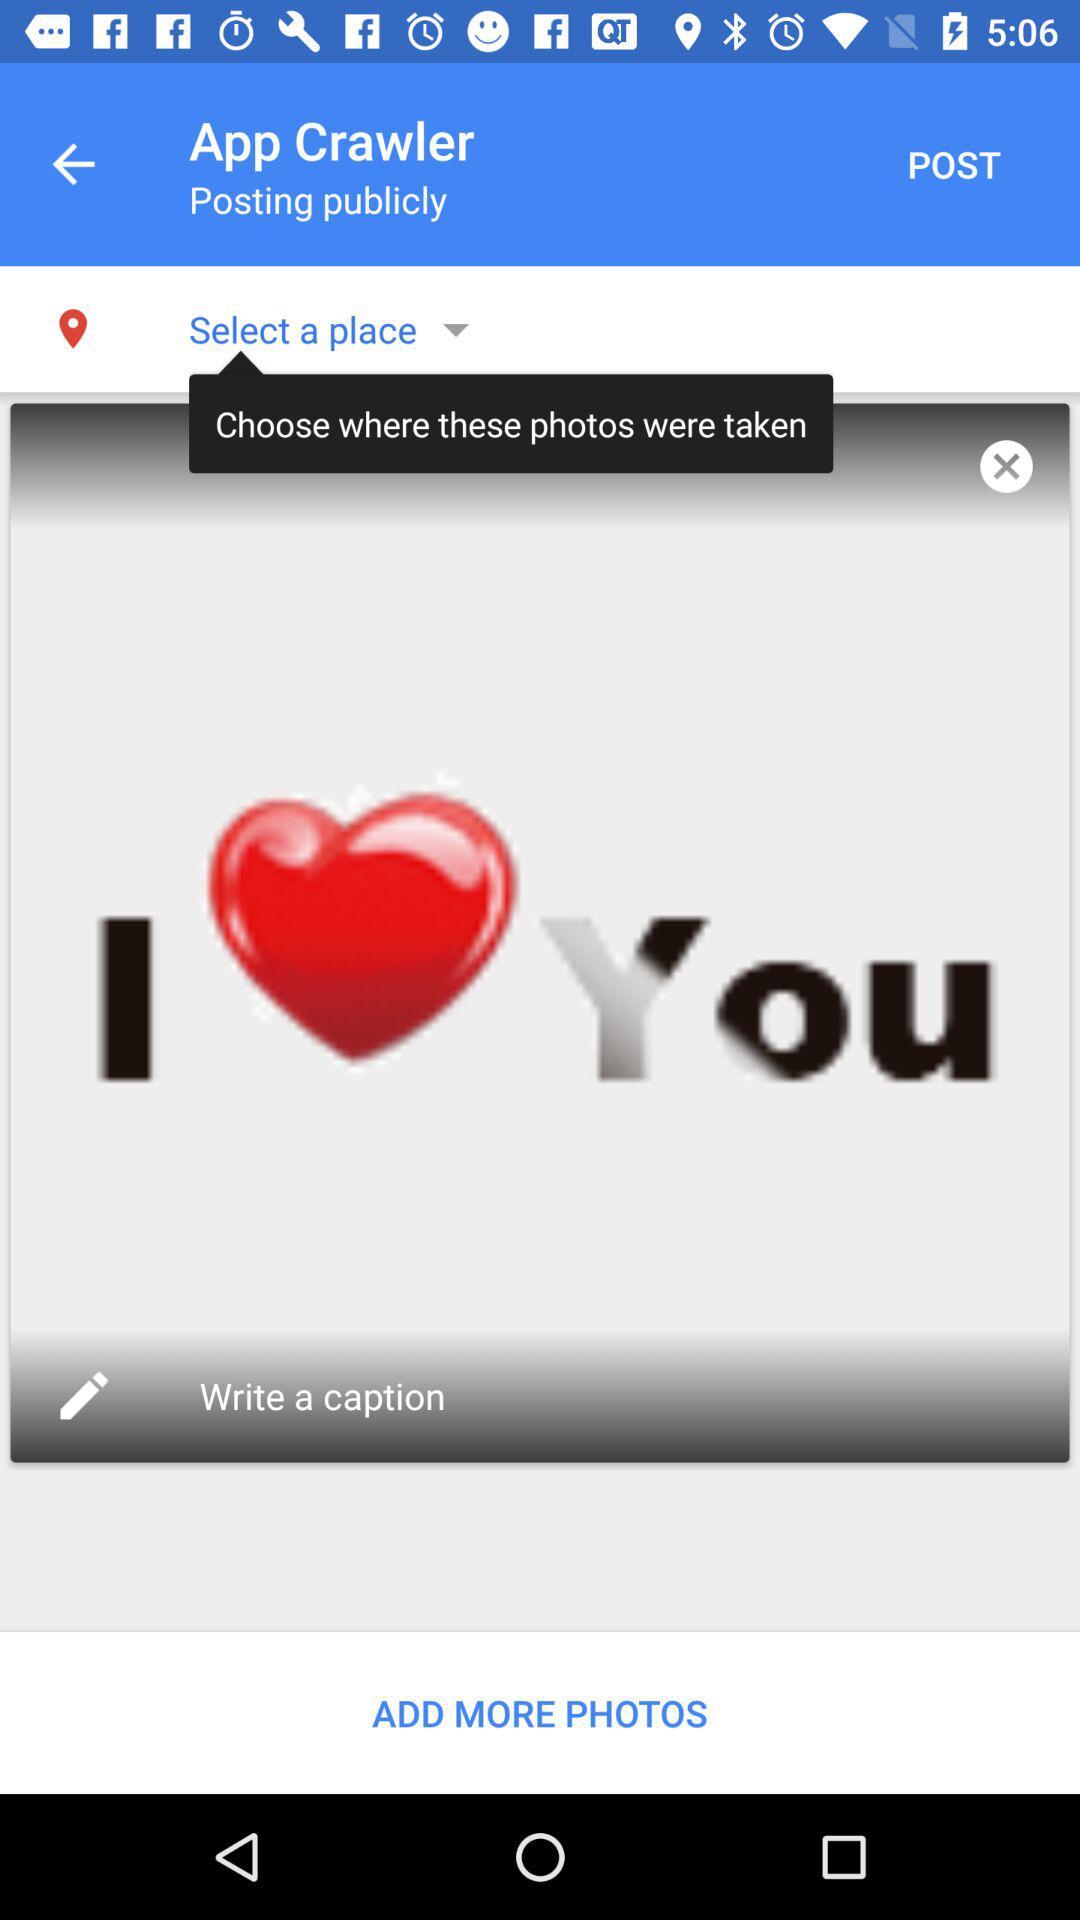 Image resolution: width=1080 pixels, height=1920 pixels. Describe the element at coordinates (540, 1712) in the screenshot. I see `add more photos app` at that location.